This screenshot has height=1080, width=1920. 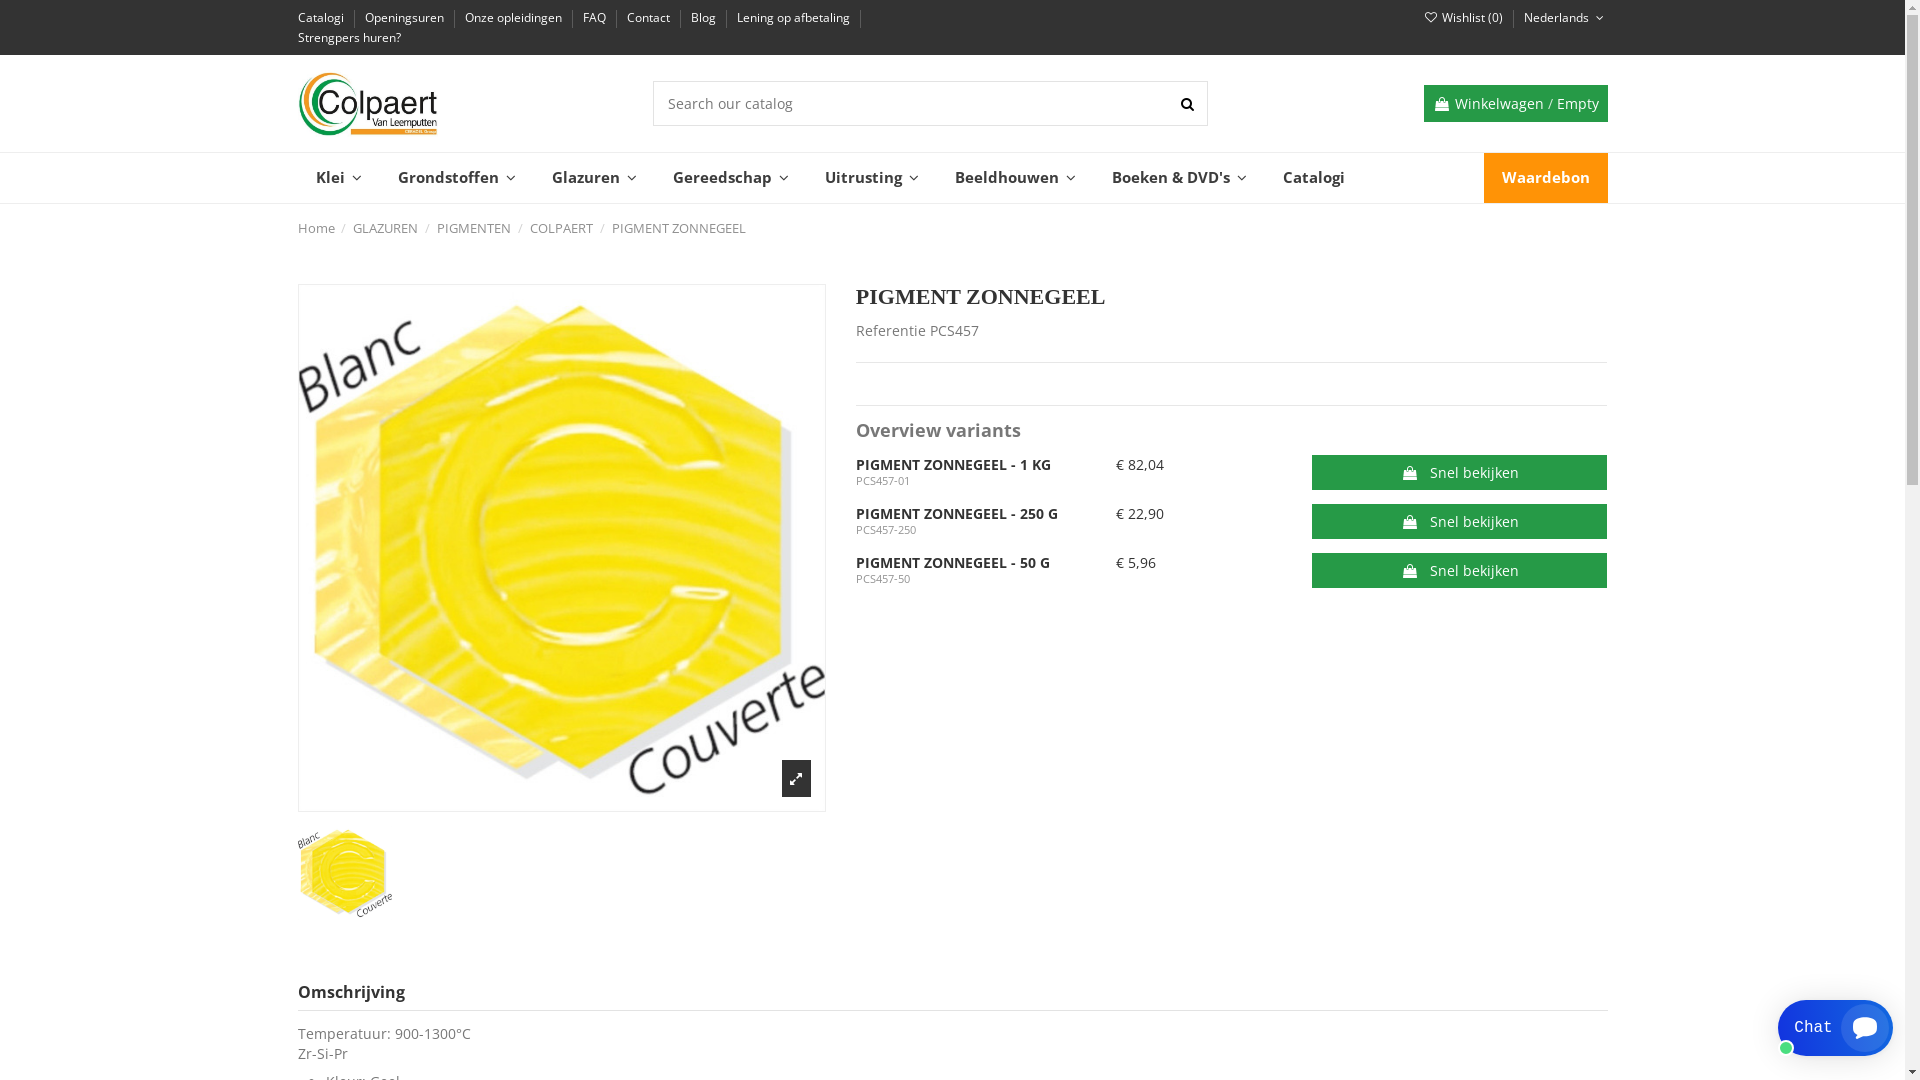 What do you see at coordinates (580, 17) in the screenshot?
I see `'FAQ'` at bounding box center [580, 17].